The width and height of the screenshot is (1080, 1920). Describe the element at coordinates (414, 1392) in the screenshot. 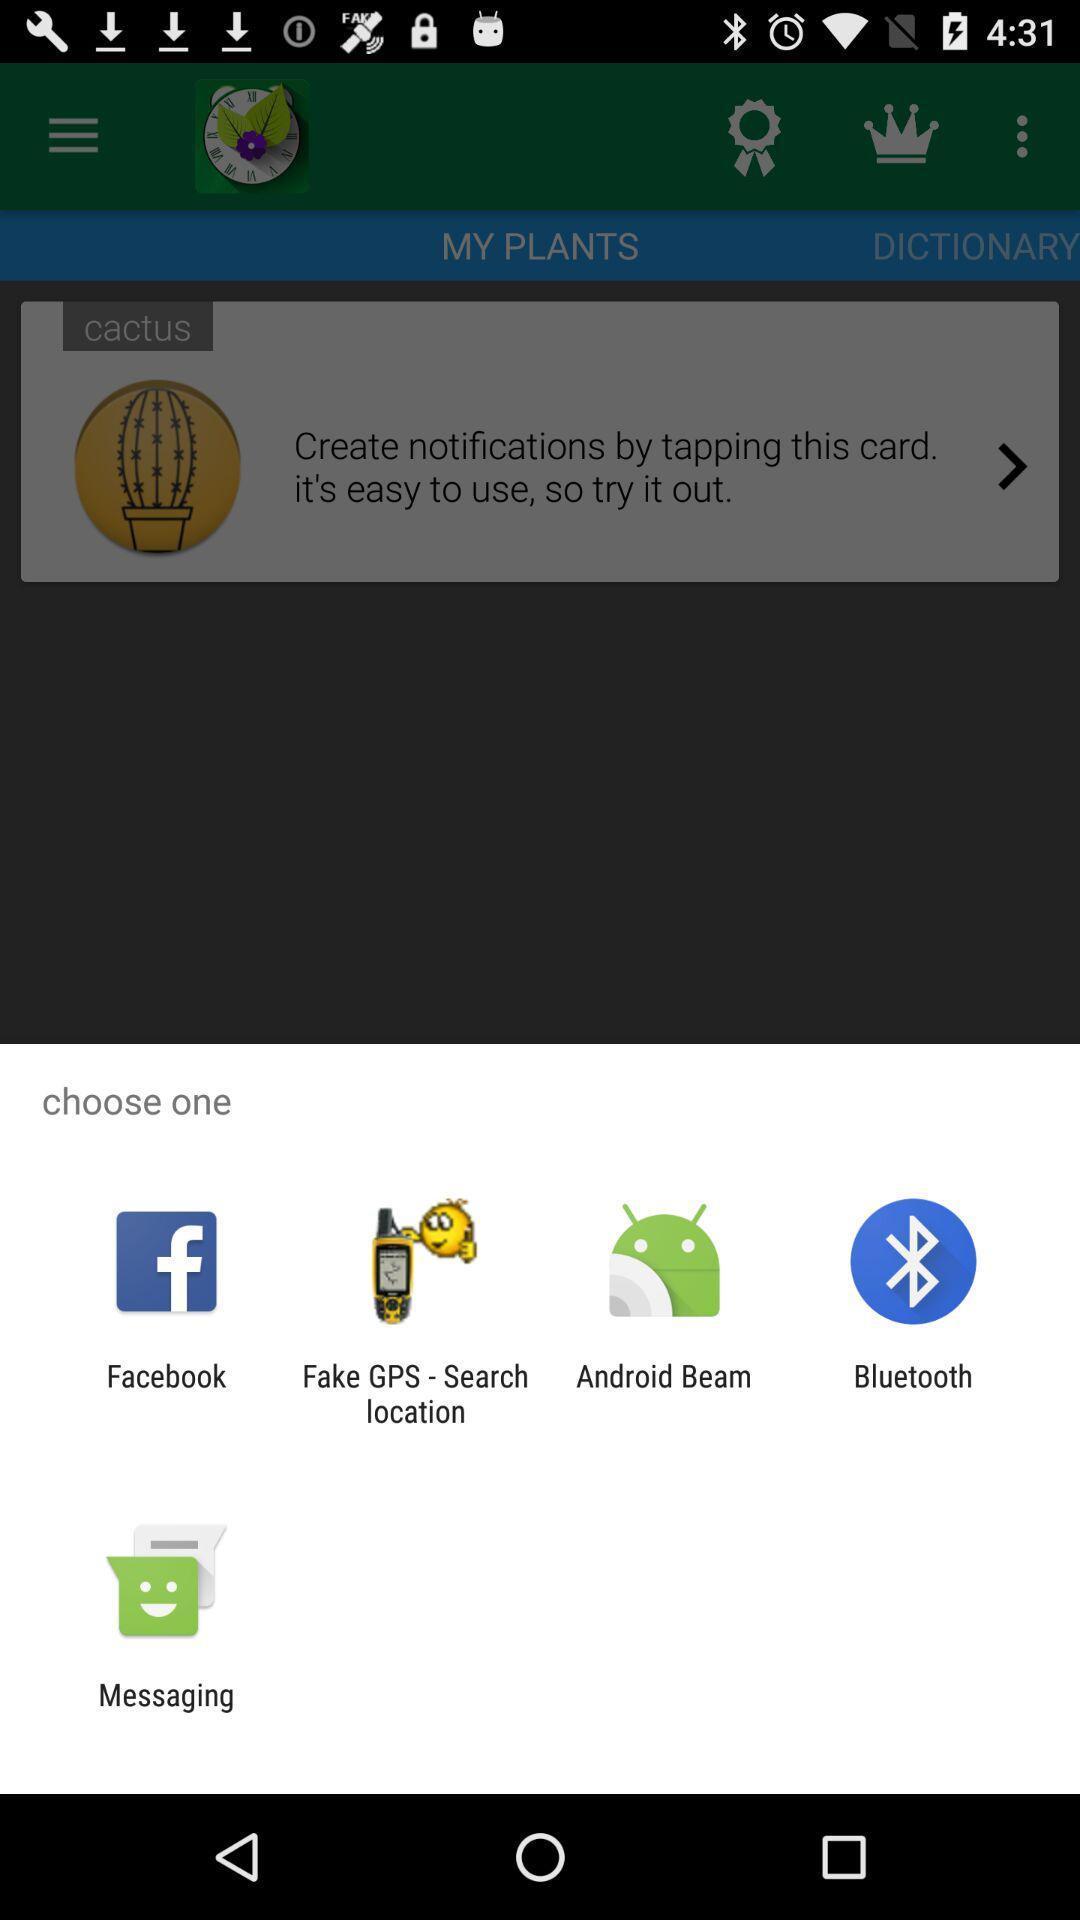

I see `fake gps search app` at that location.